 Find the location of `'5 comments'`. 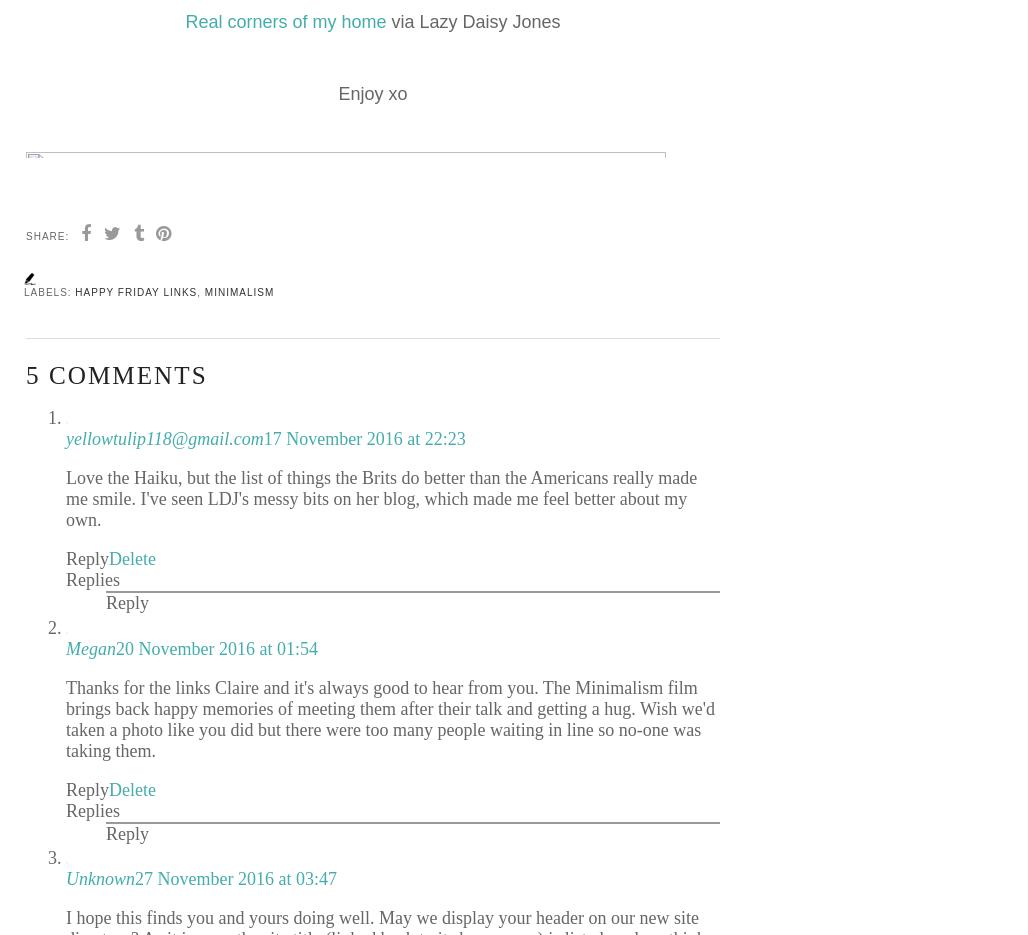

'5 comments' is located at coordinates (115, 374).